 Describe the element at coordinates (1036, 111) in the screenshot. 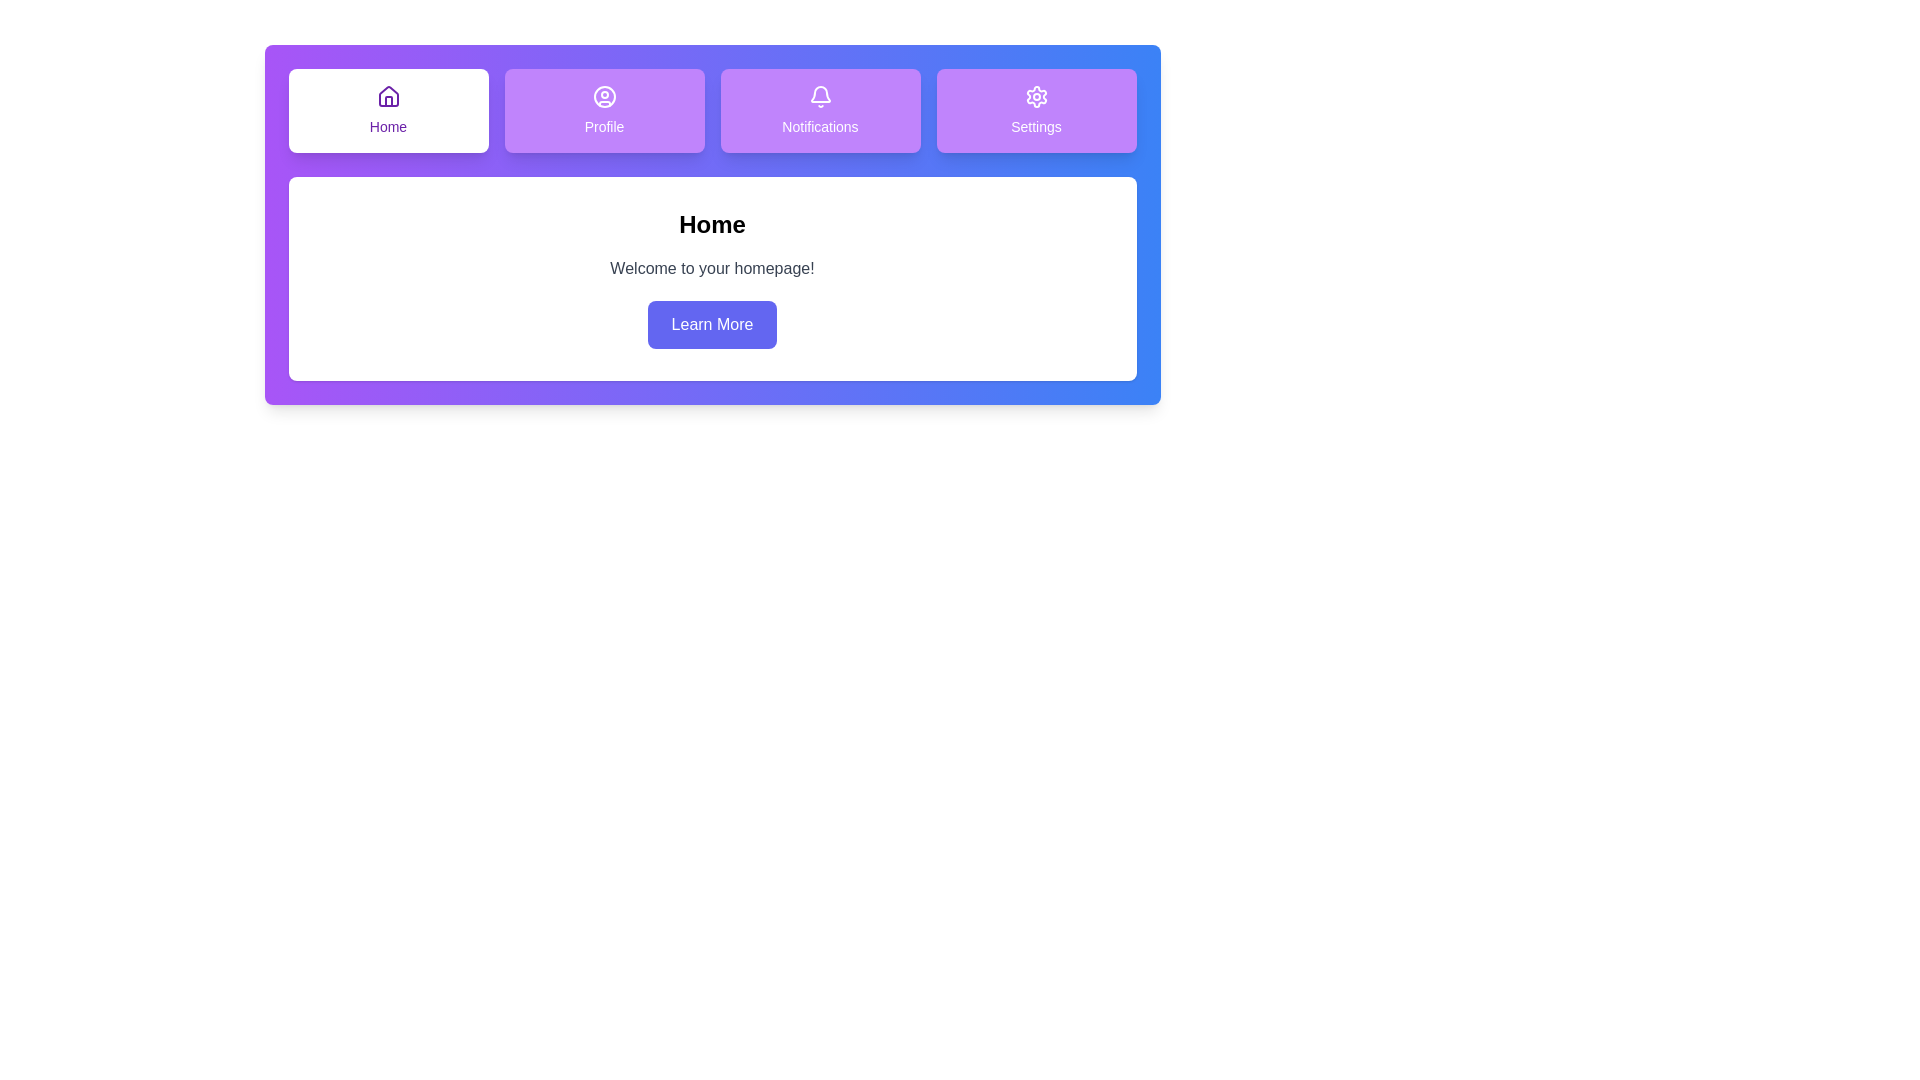

I see `the tab icon corresponding to Settings` at that location.